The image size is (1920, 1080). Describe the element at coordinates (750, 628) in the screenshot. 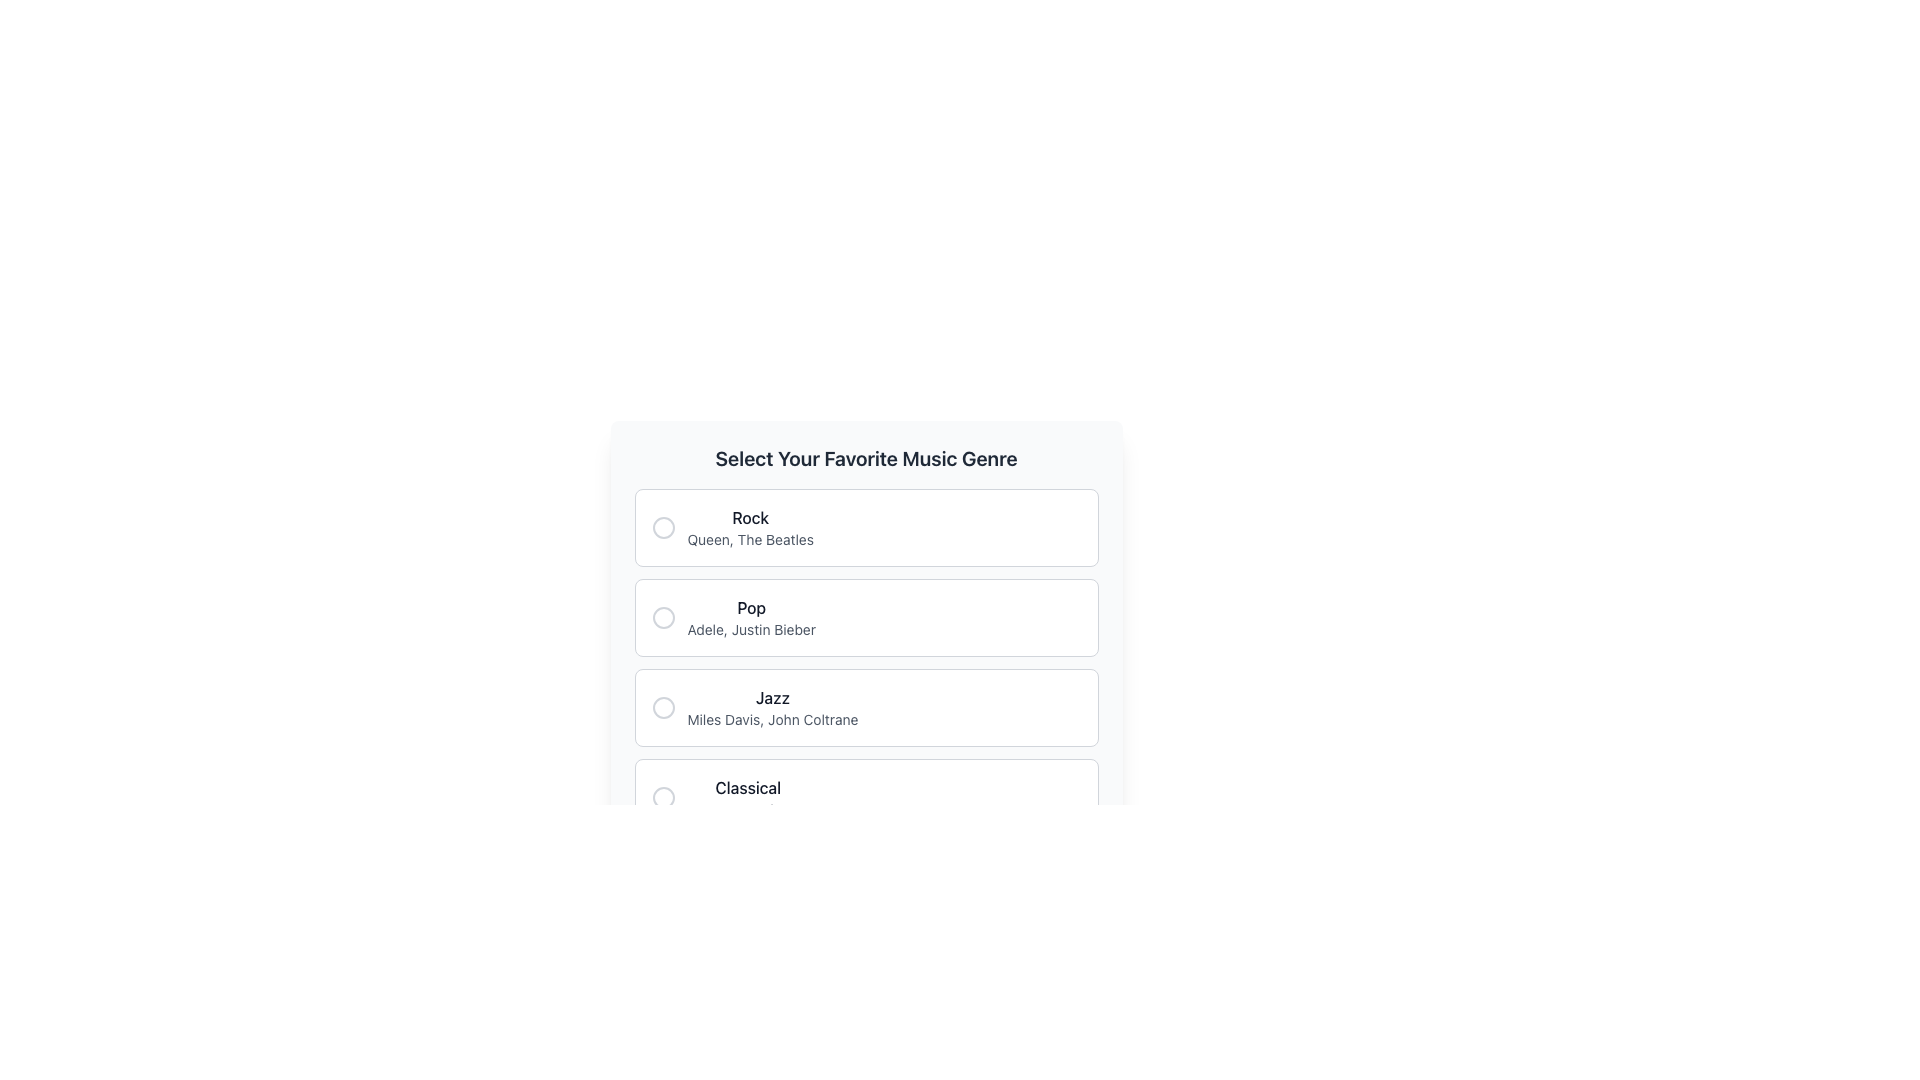

I see `the text label displaying 'Adele, Justin Bieber' which is styled in gray and positioned below the 'Pop' header within the white rectangular area` at that location.